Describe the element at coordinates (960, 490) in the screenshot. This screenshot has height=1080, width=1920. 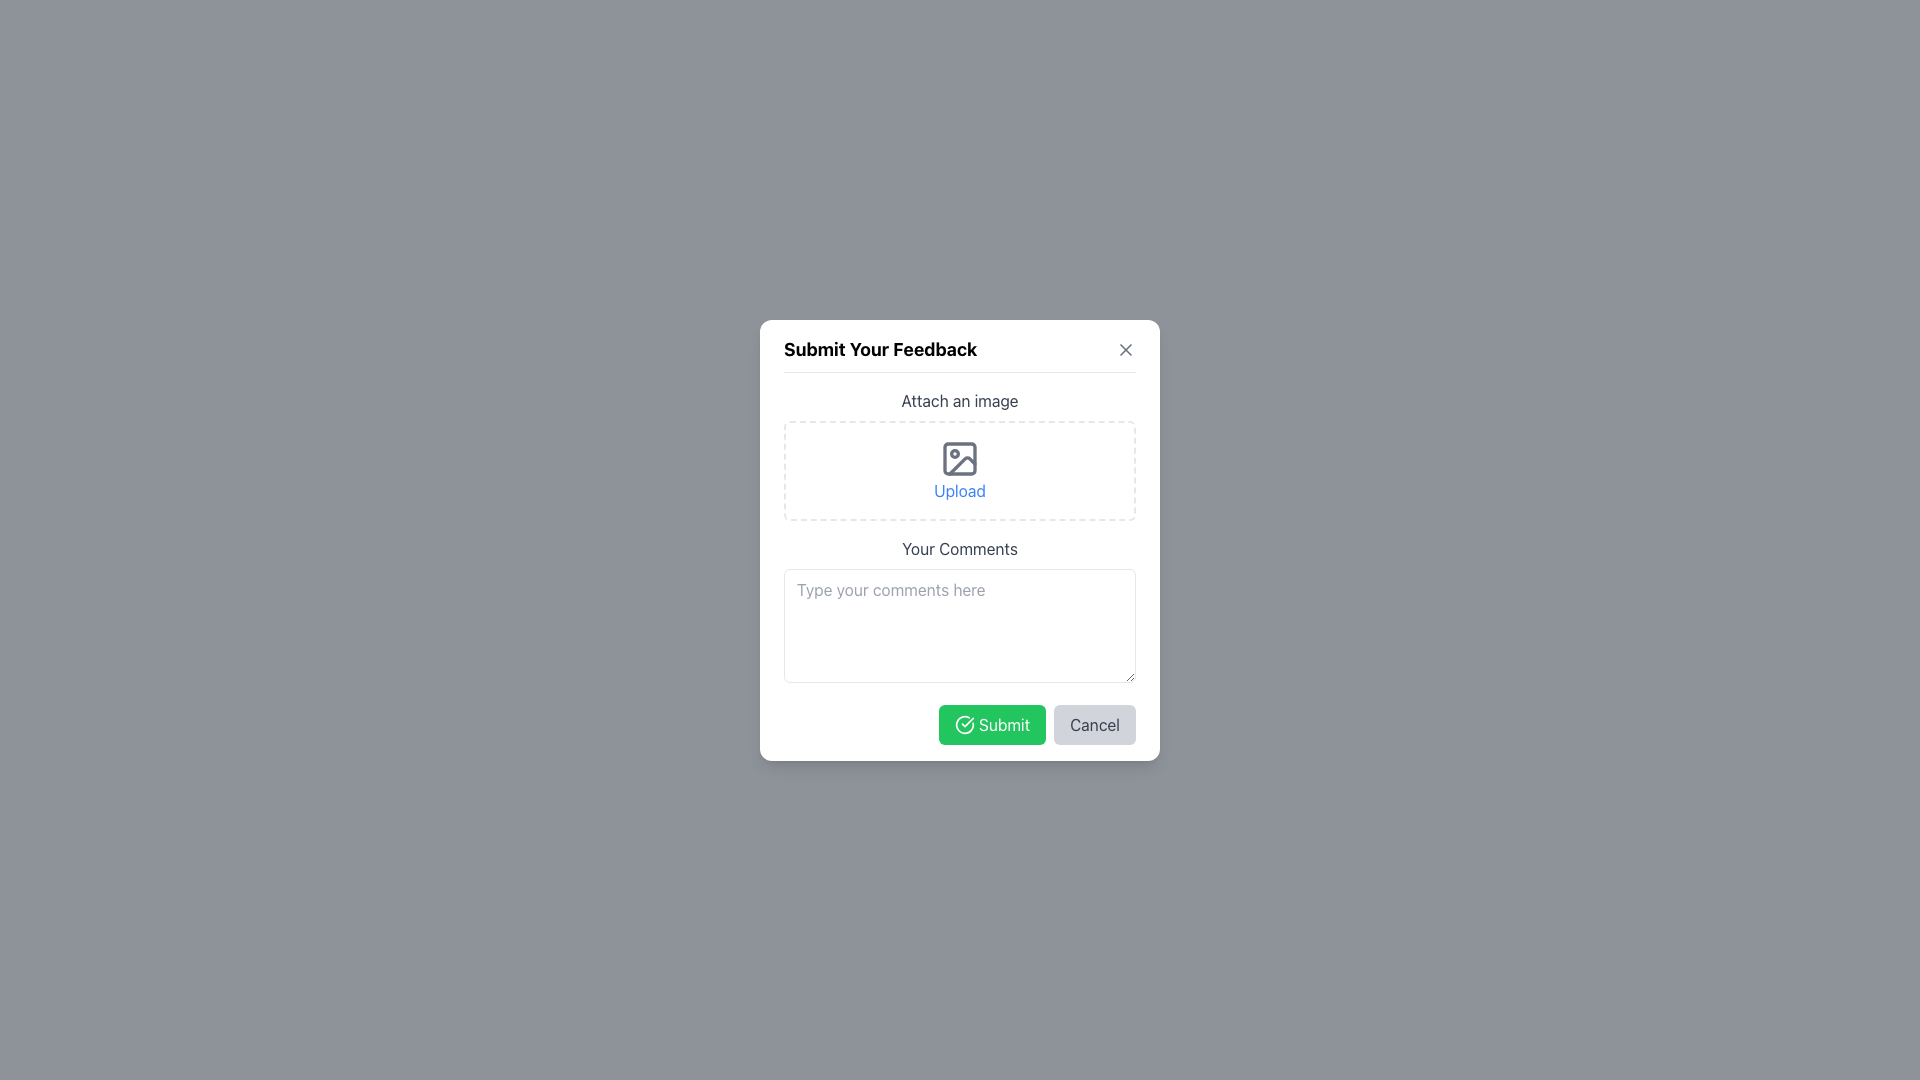
I see `the 'Upload' label, which is a text label with a blue font color and interactive hover effects, located below an image icon in a dashed-bordered input area` at that location.